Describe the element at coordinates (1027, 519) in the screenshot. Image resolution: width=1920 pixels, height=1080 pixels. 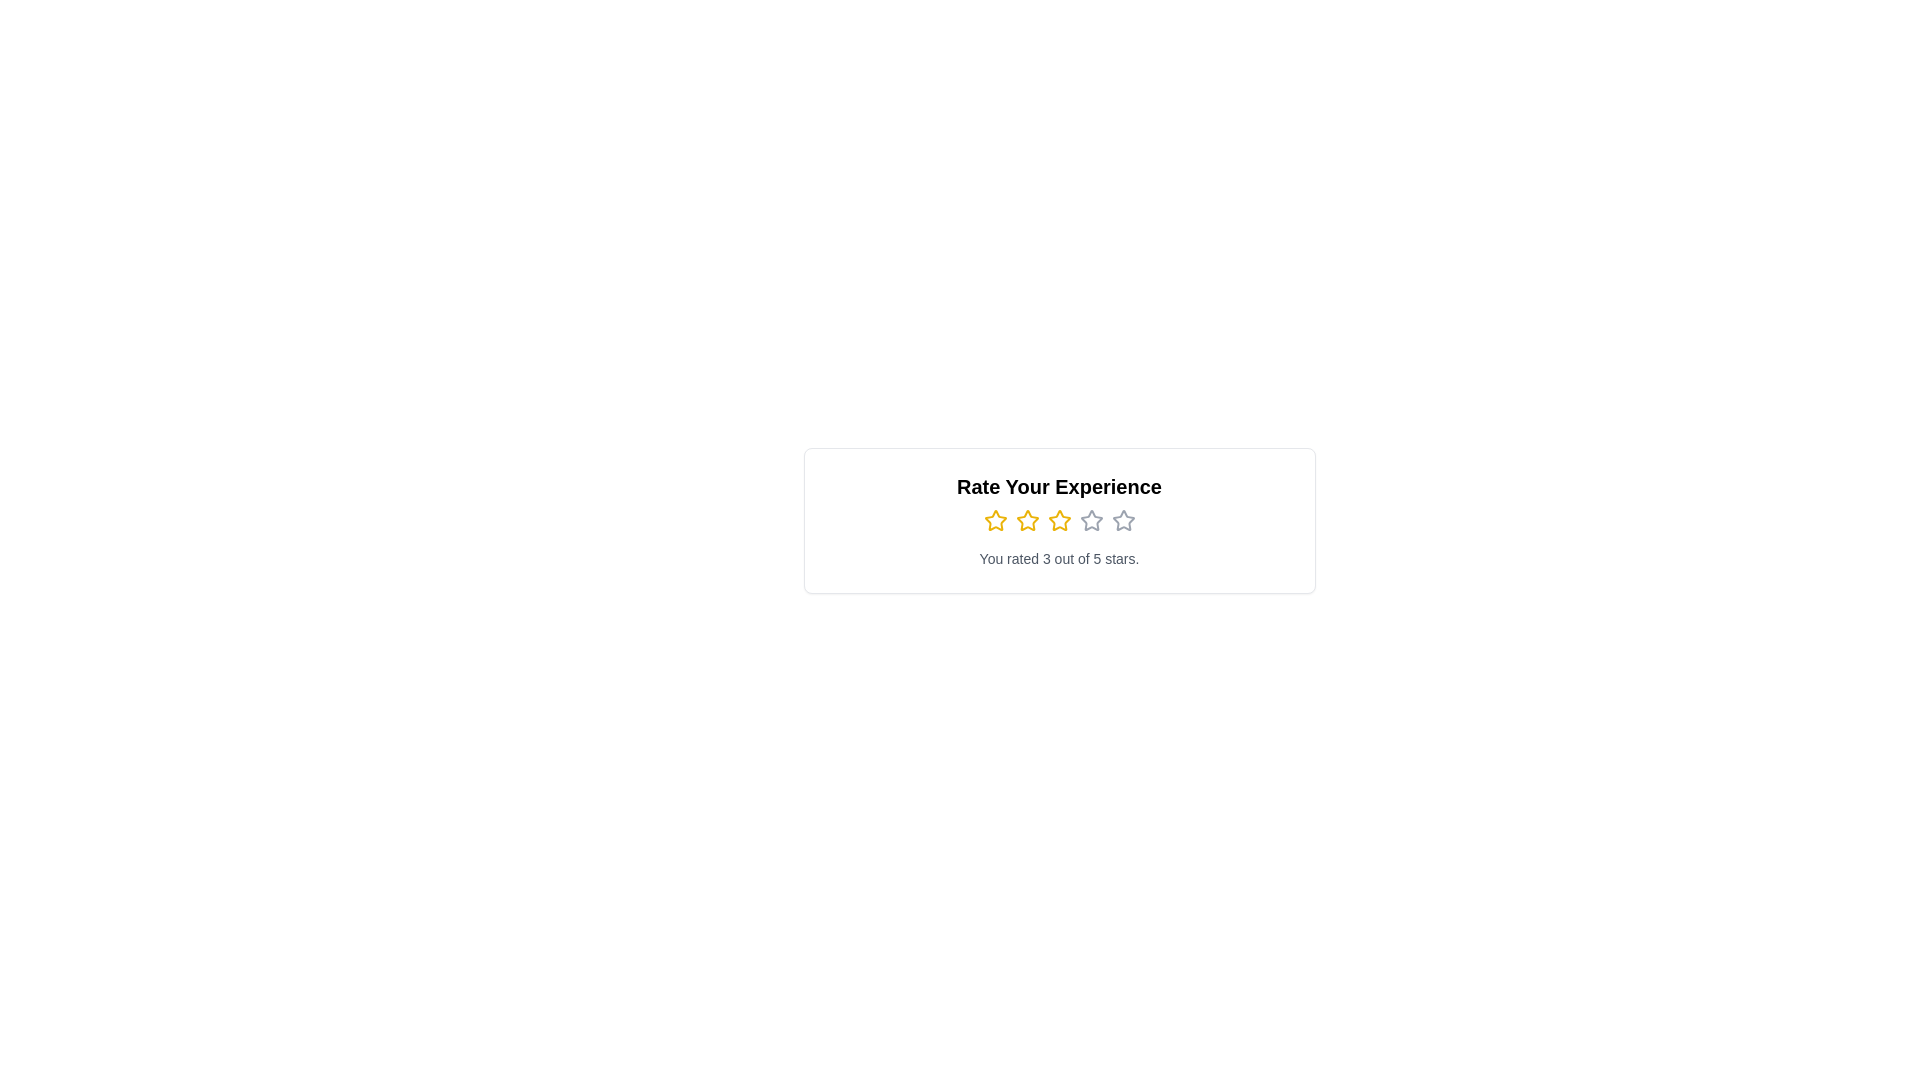
I see `the third star in the 5-star rating system` at that location.